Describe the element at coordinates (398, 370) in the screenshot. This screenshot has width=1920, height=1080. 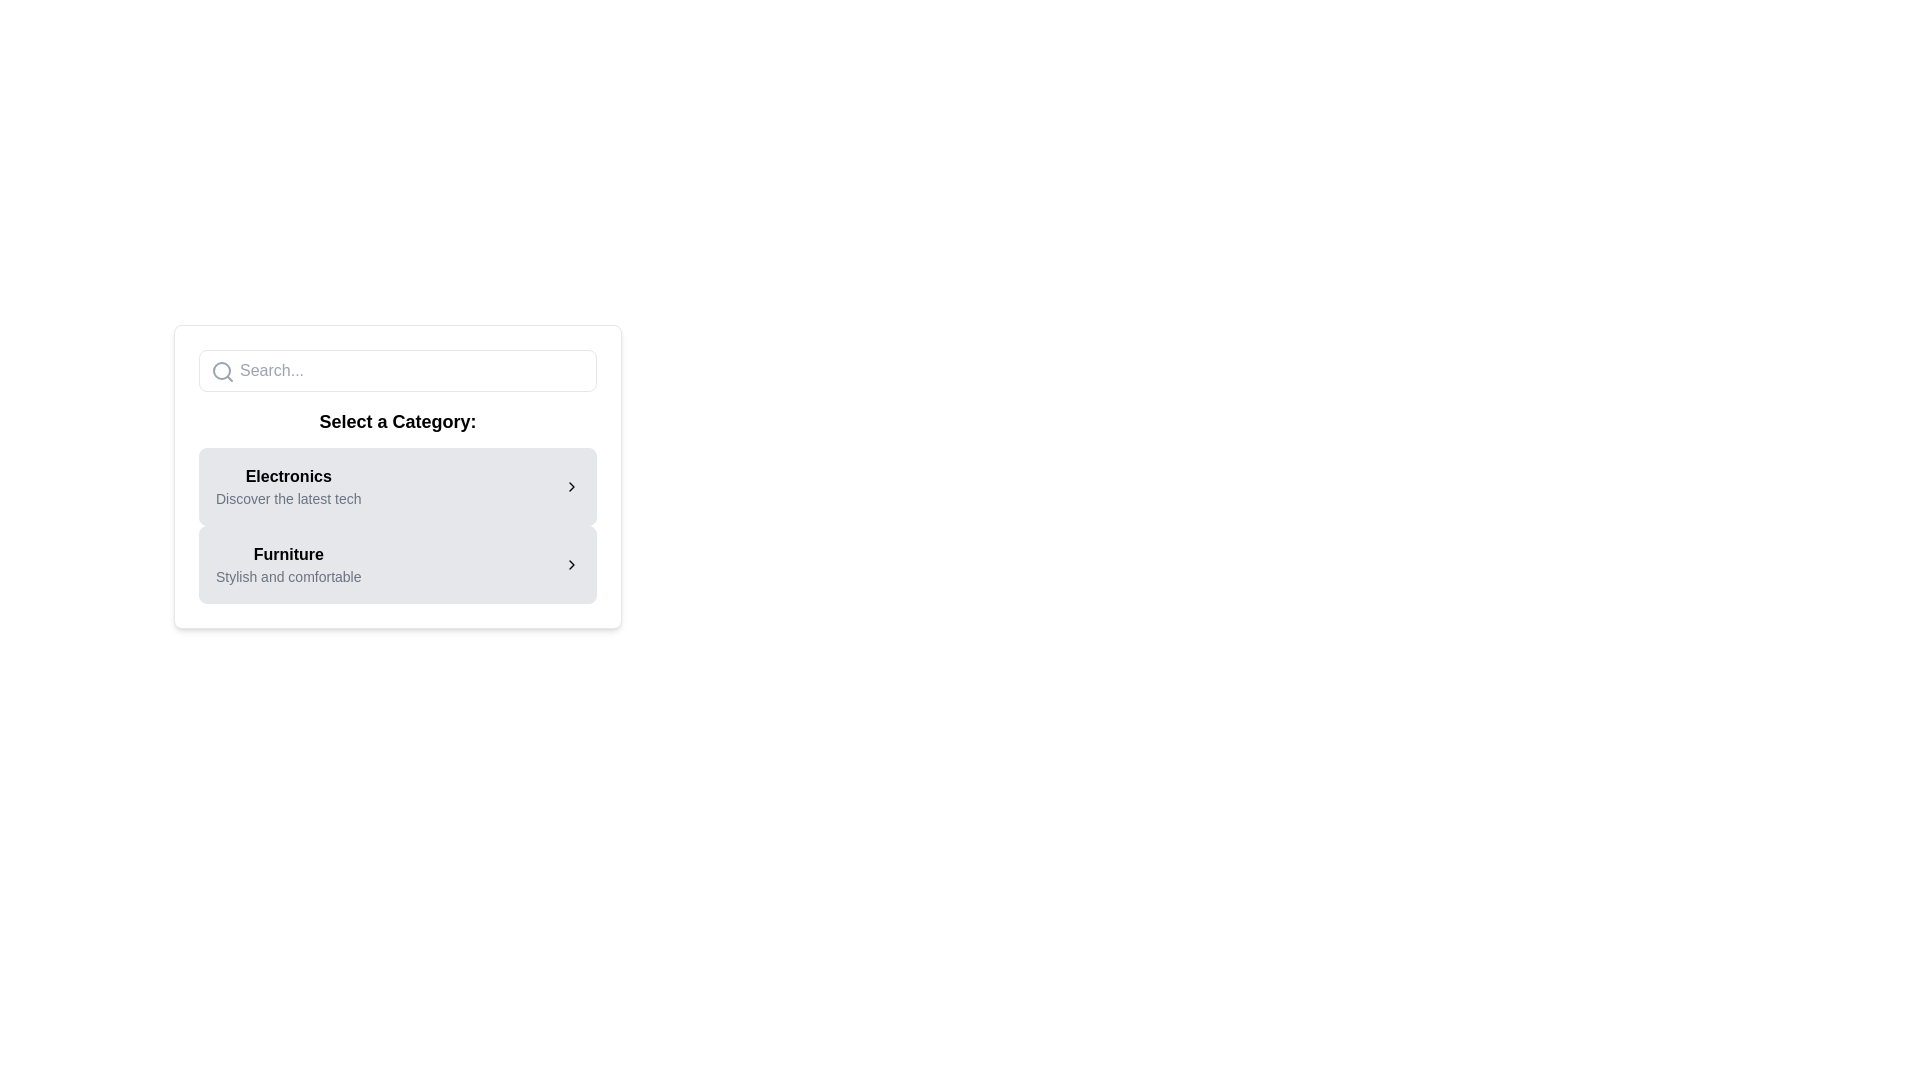
I see `to select text in the Text Input Field located above the header 'Select a Category:' on the card-like interface` at that location.